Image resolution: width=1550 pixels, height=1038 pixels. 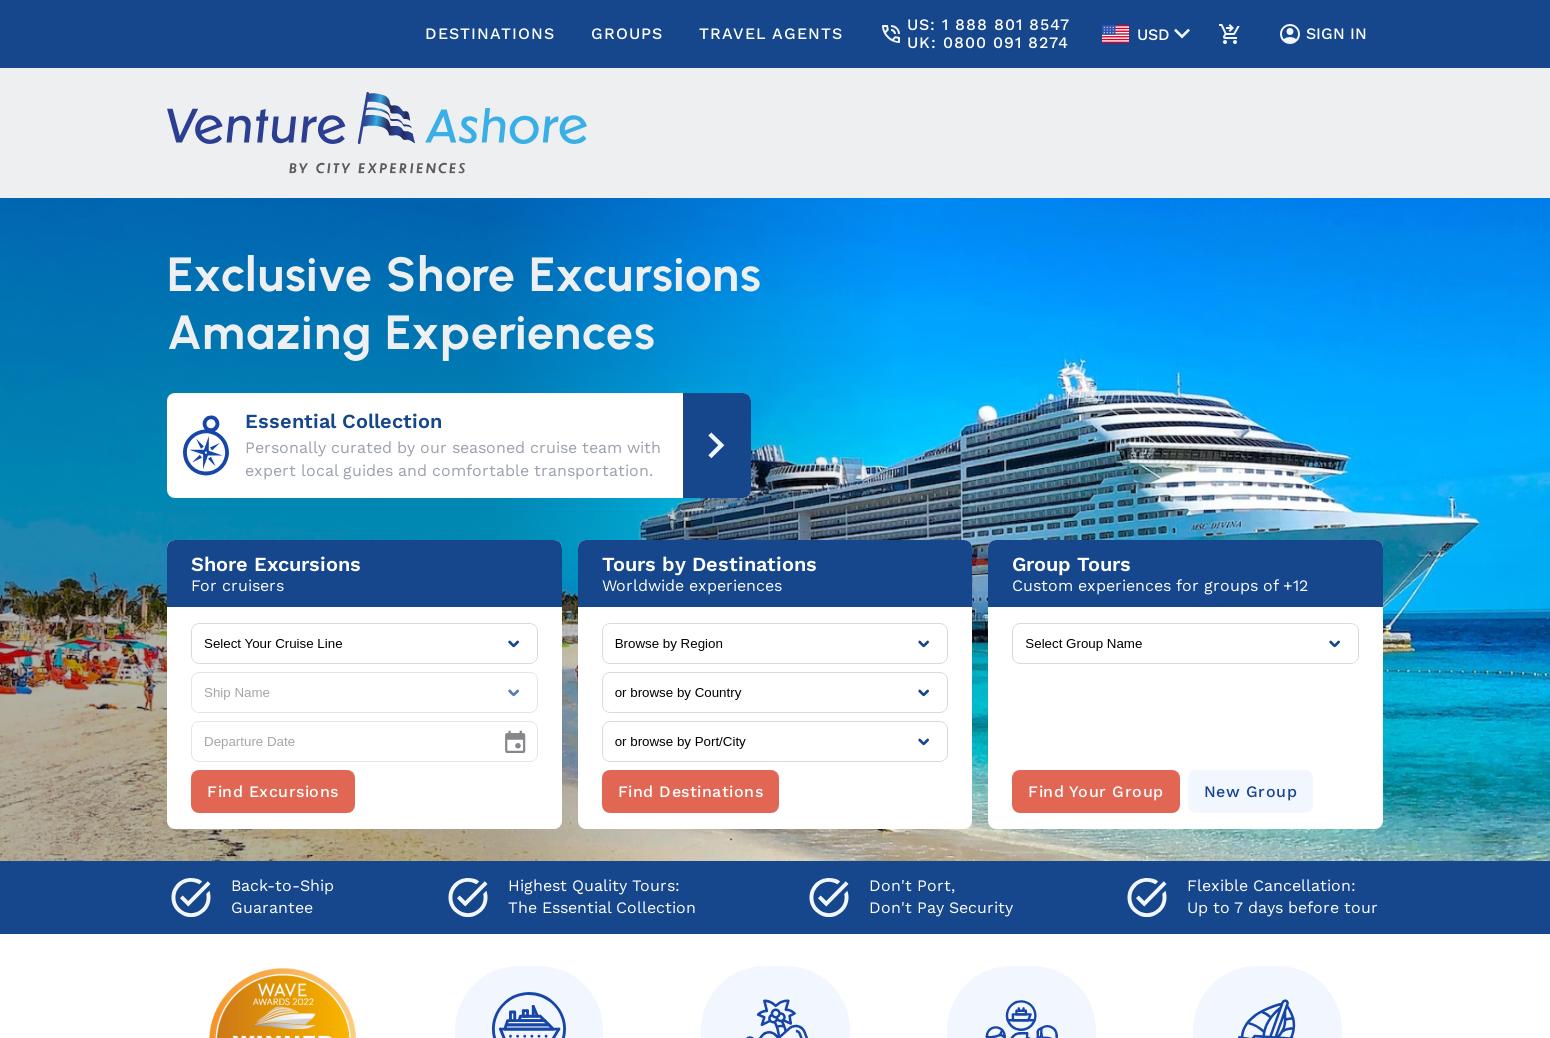 What do you see at coordinates (237, 584) in the screenshot?
I see `'For cruisers'` at bounding box center [237, 584].